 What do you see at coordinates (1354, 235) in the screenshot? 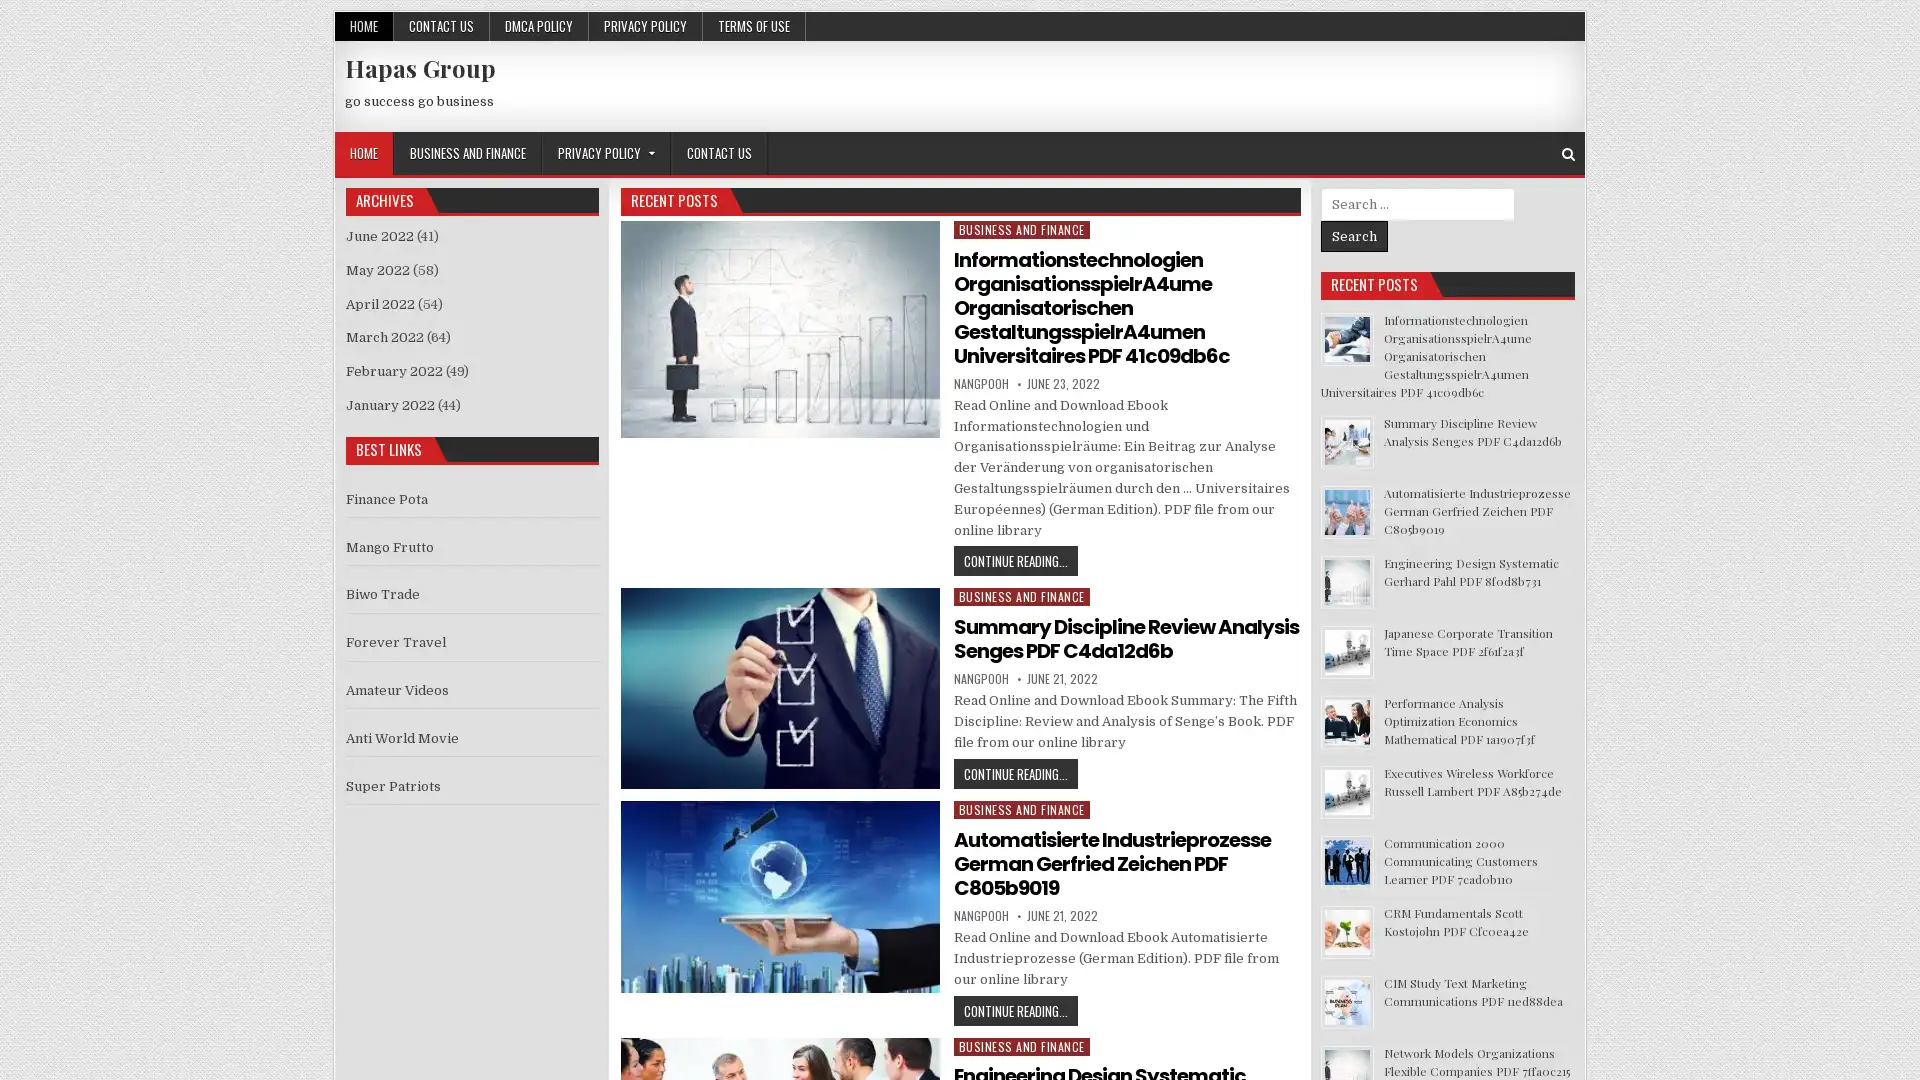
I see `Search` at bounding box center [1354, 235].